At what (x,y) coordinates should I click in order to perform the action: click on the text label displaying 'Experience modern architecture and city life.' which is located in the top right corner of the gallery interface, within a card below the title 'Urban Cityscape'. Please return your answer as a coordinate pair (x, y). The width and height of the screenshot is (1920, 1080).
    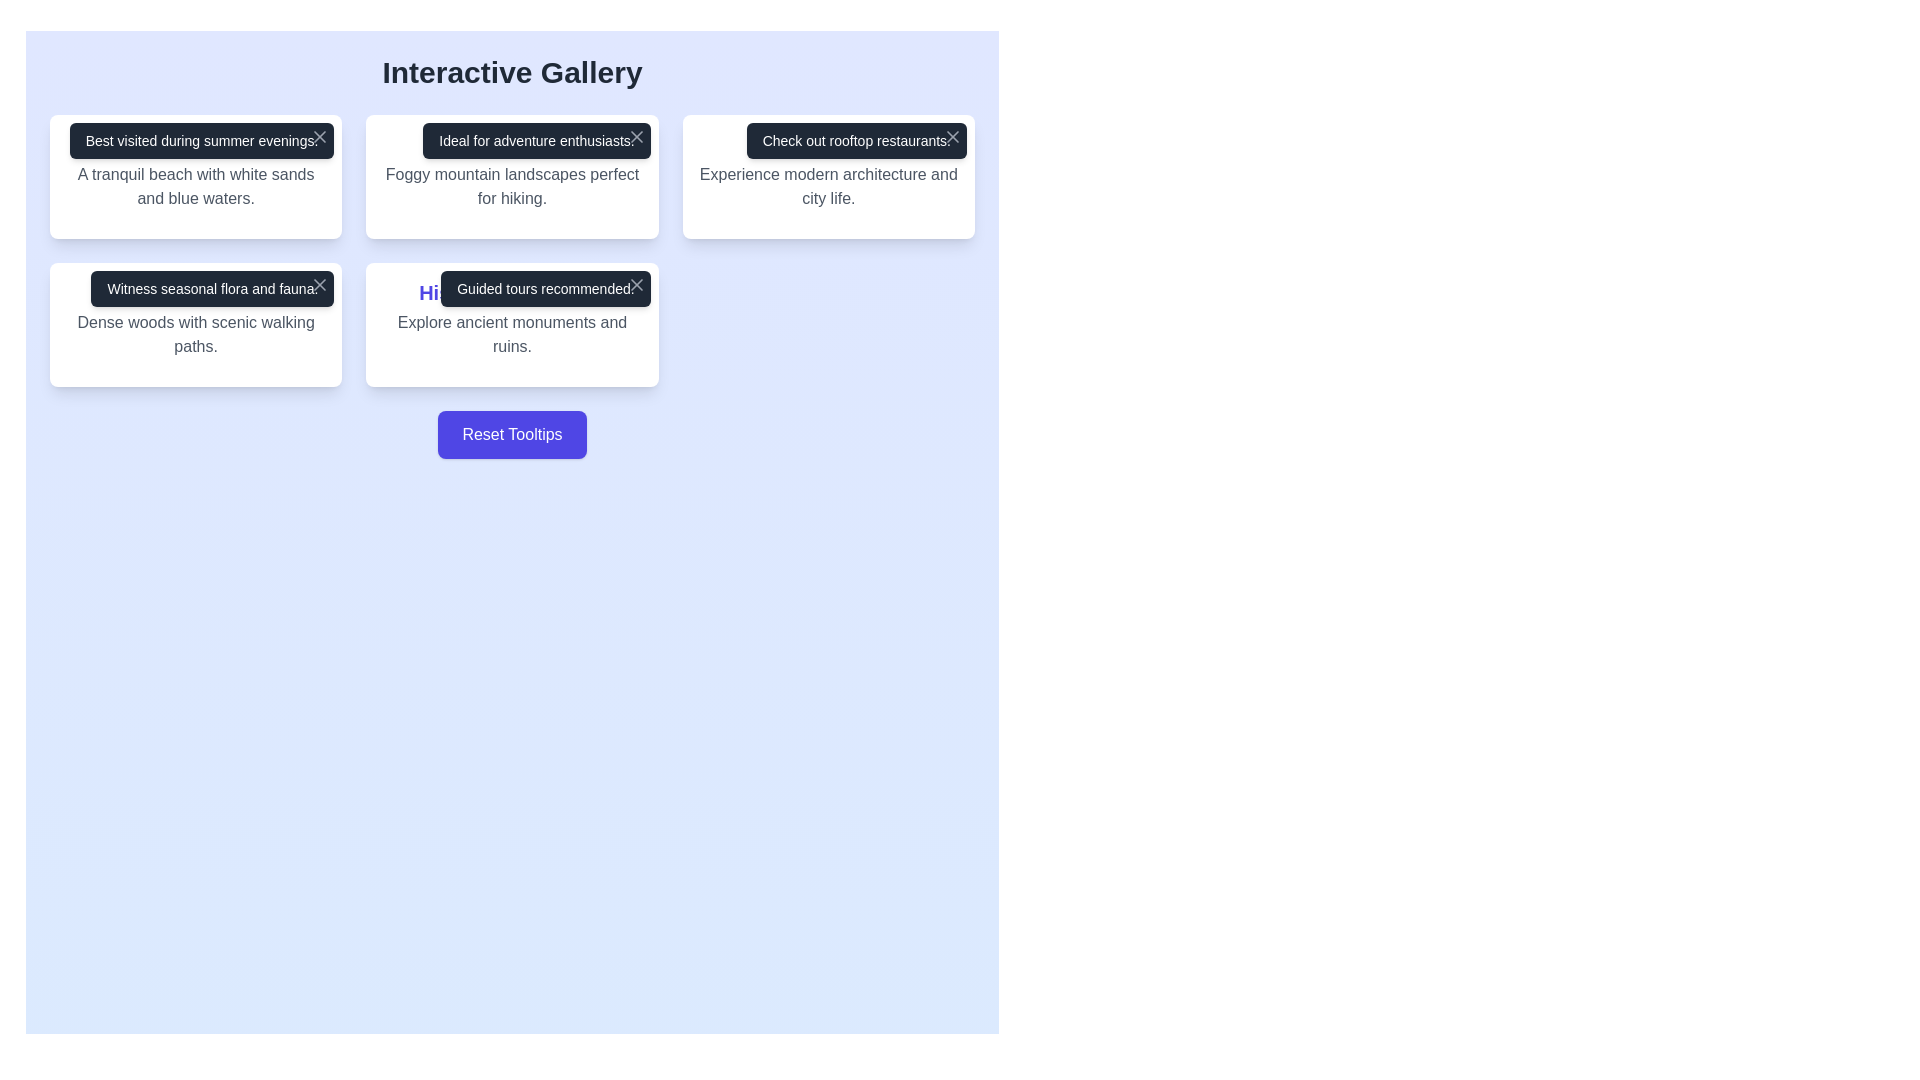
    Looking at the image, I should click on (828, 186).